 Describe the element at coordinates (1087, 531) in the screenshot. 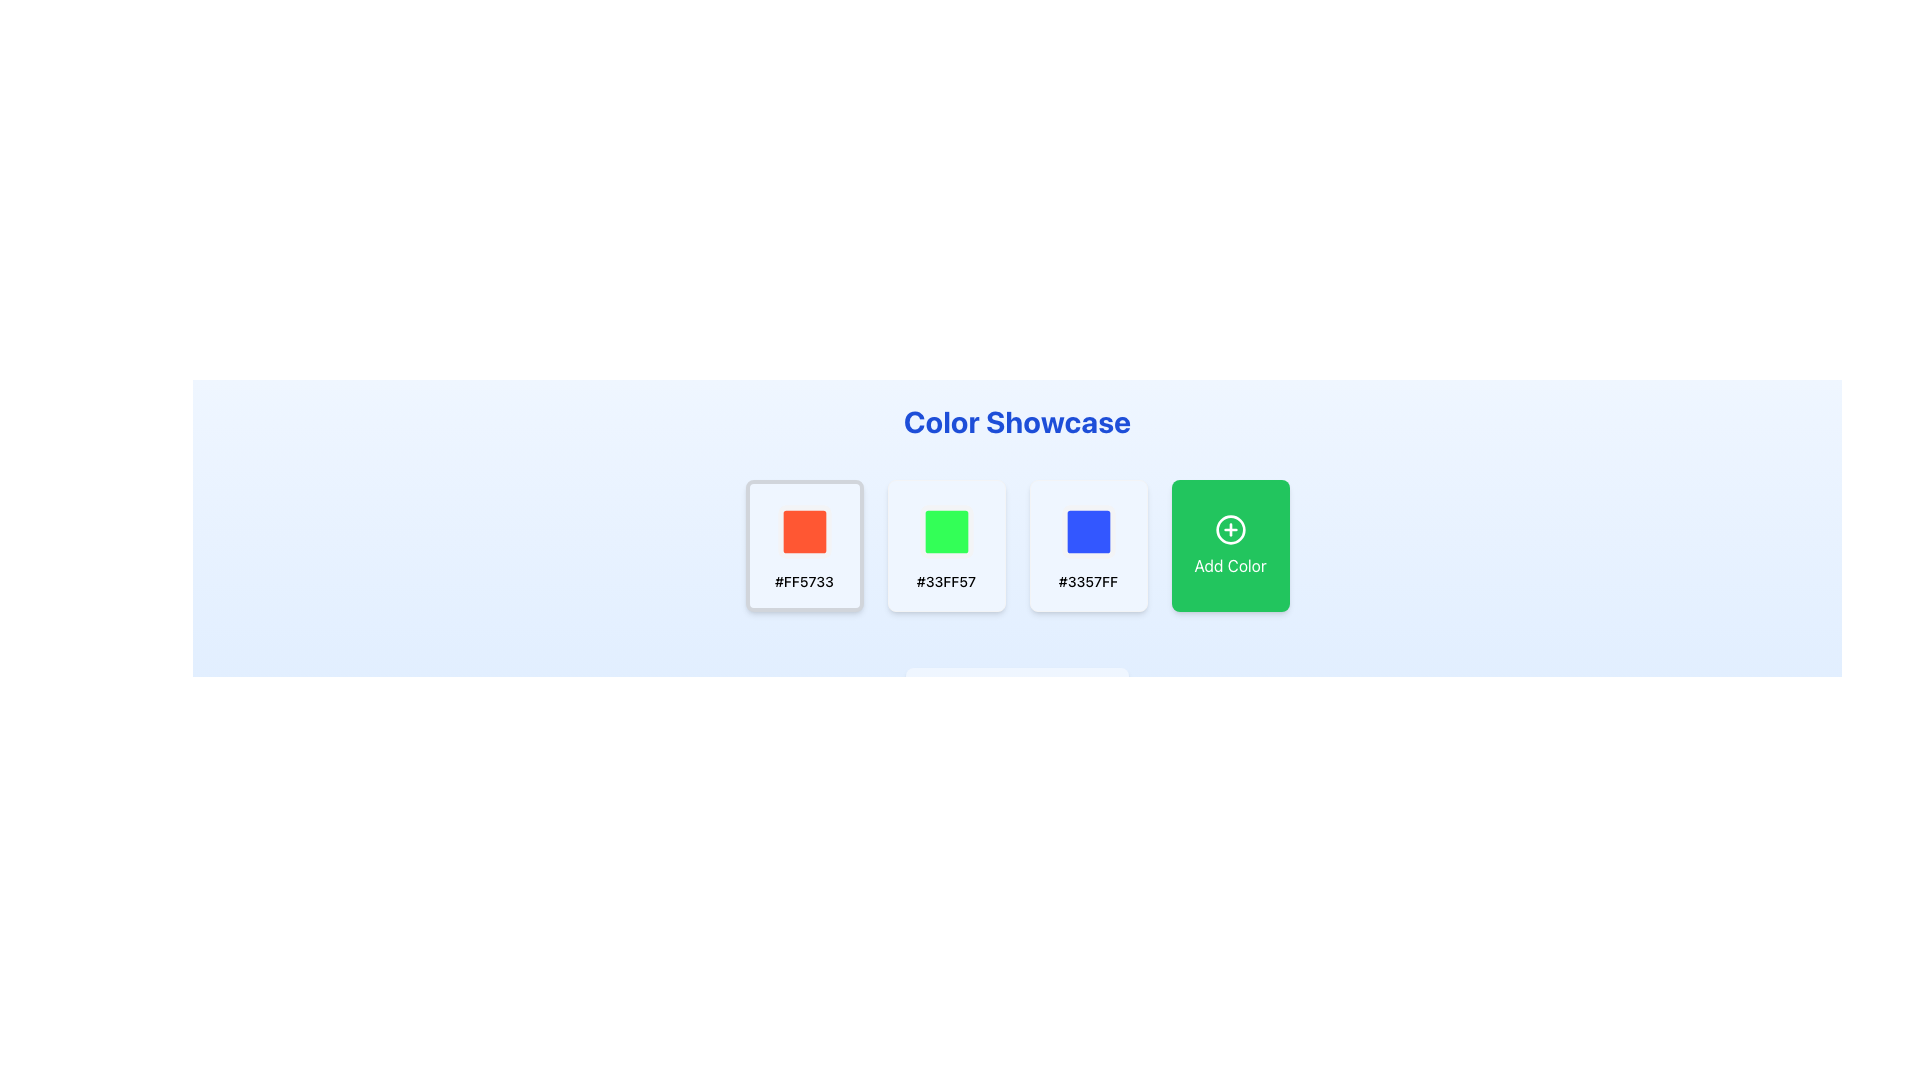

I see `the vibrant blue square color preview element located centrally within the 'Color Showcase' section` at that location.